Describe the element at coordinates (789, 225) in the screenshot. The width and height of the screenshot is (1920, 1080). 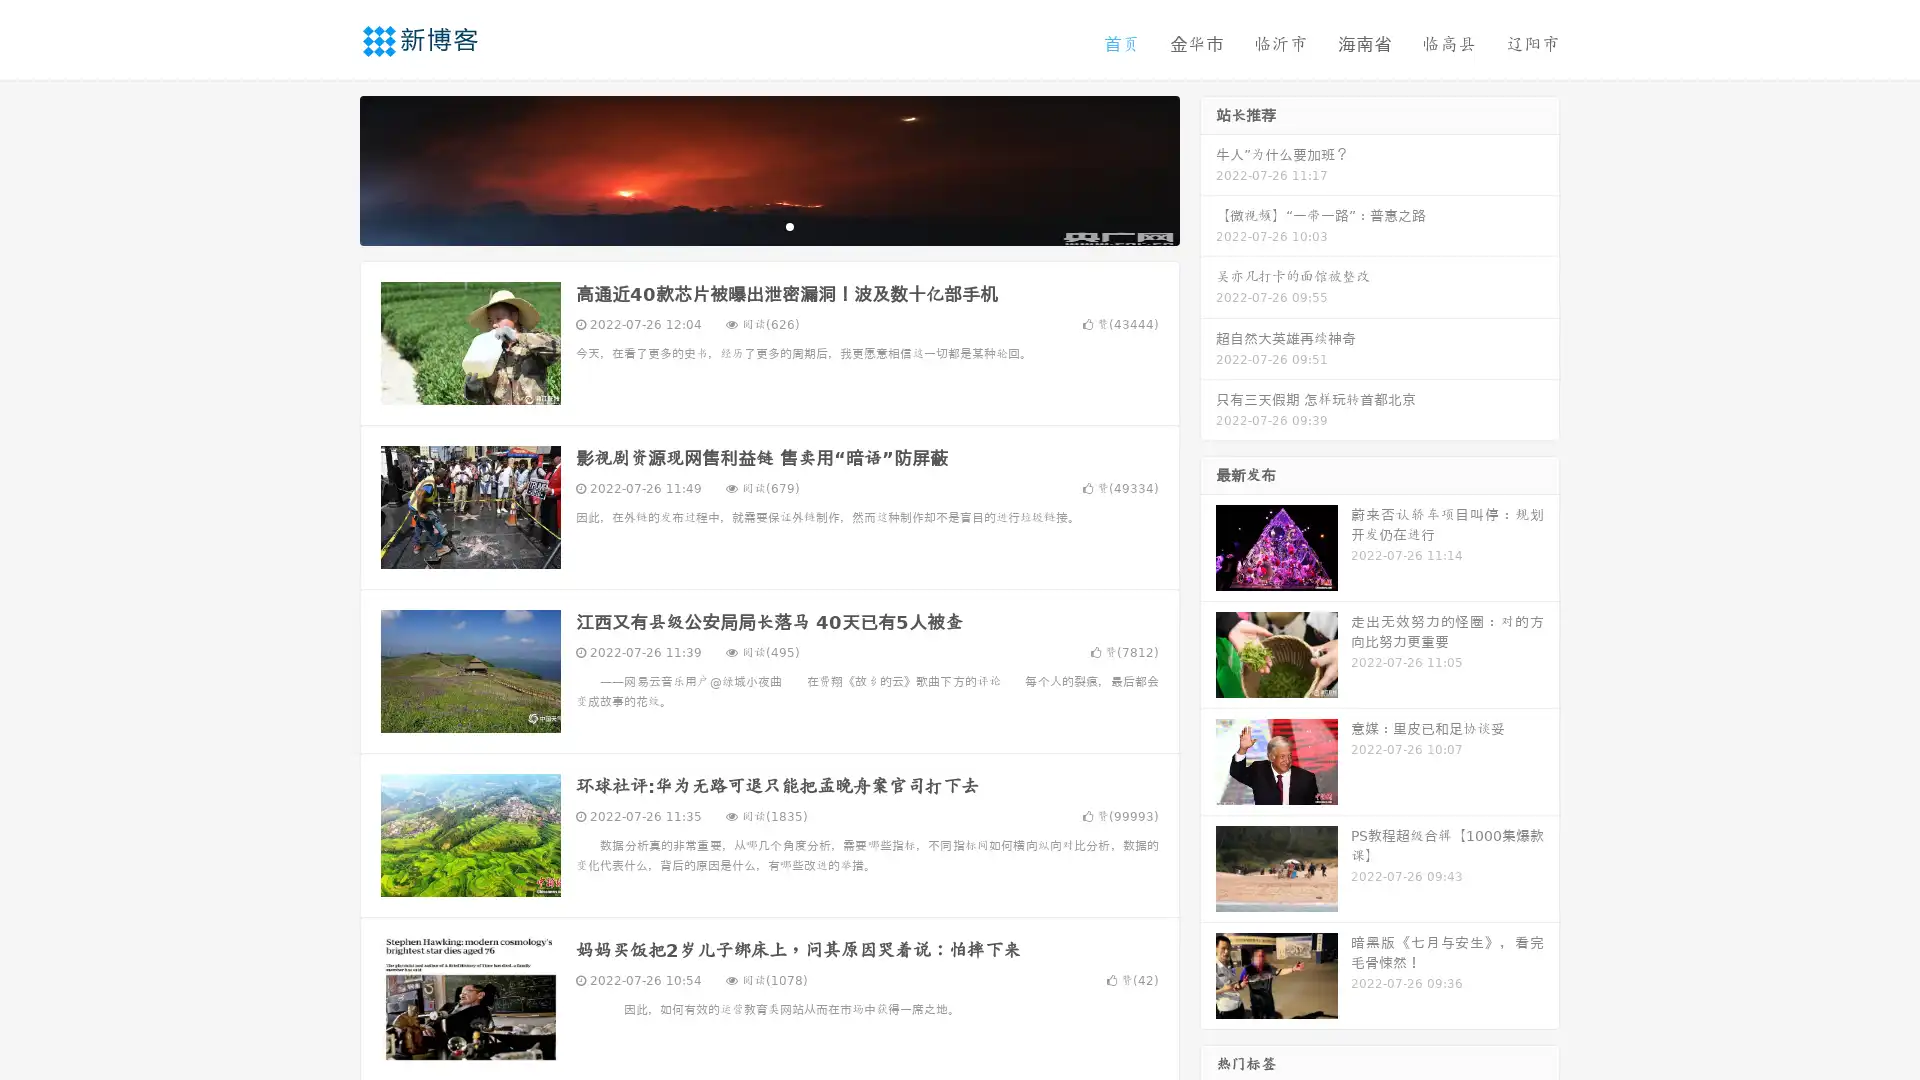
I see `Go to slide 3` at that location.